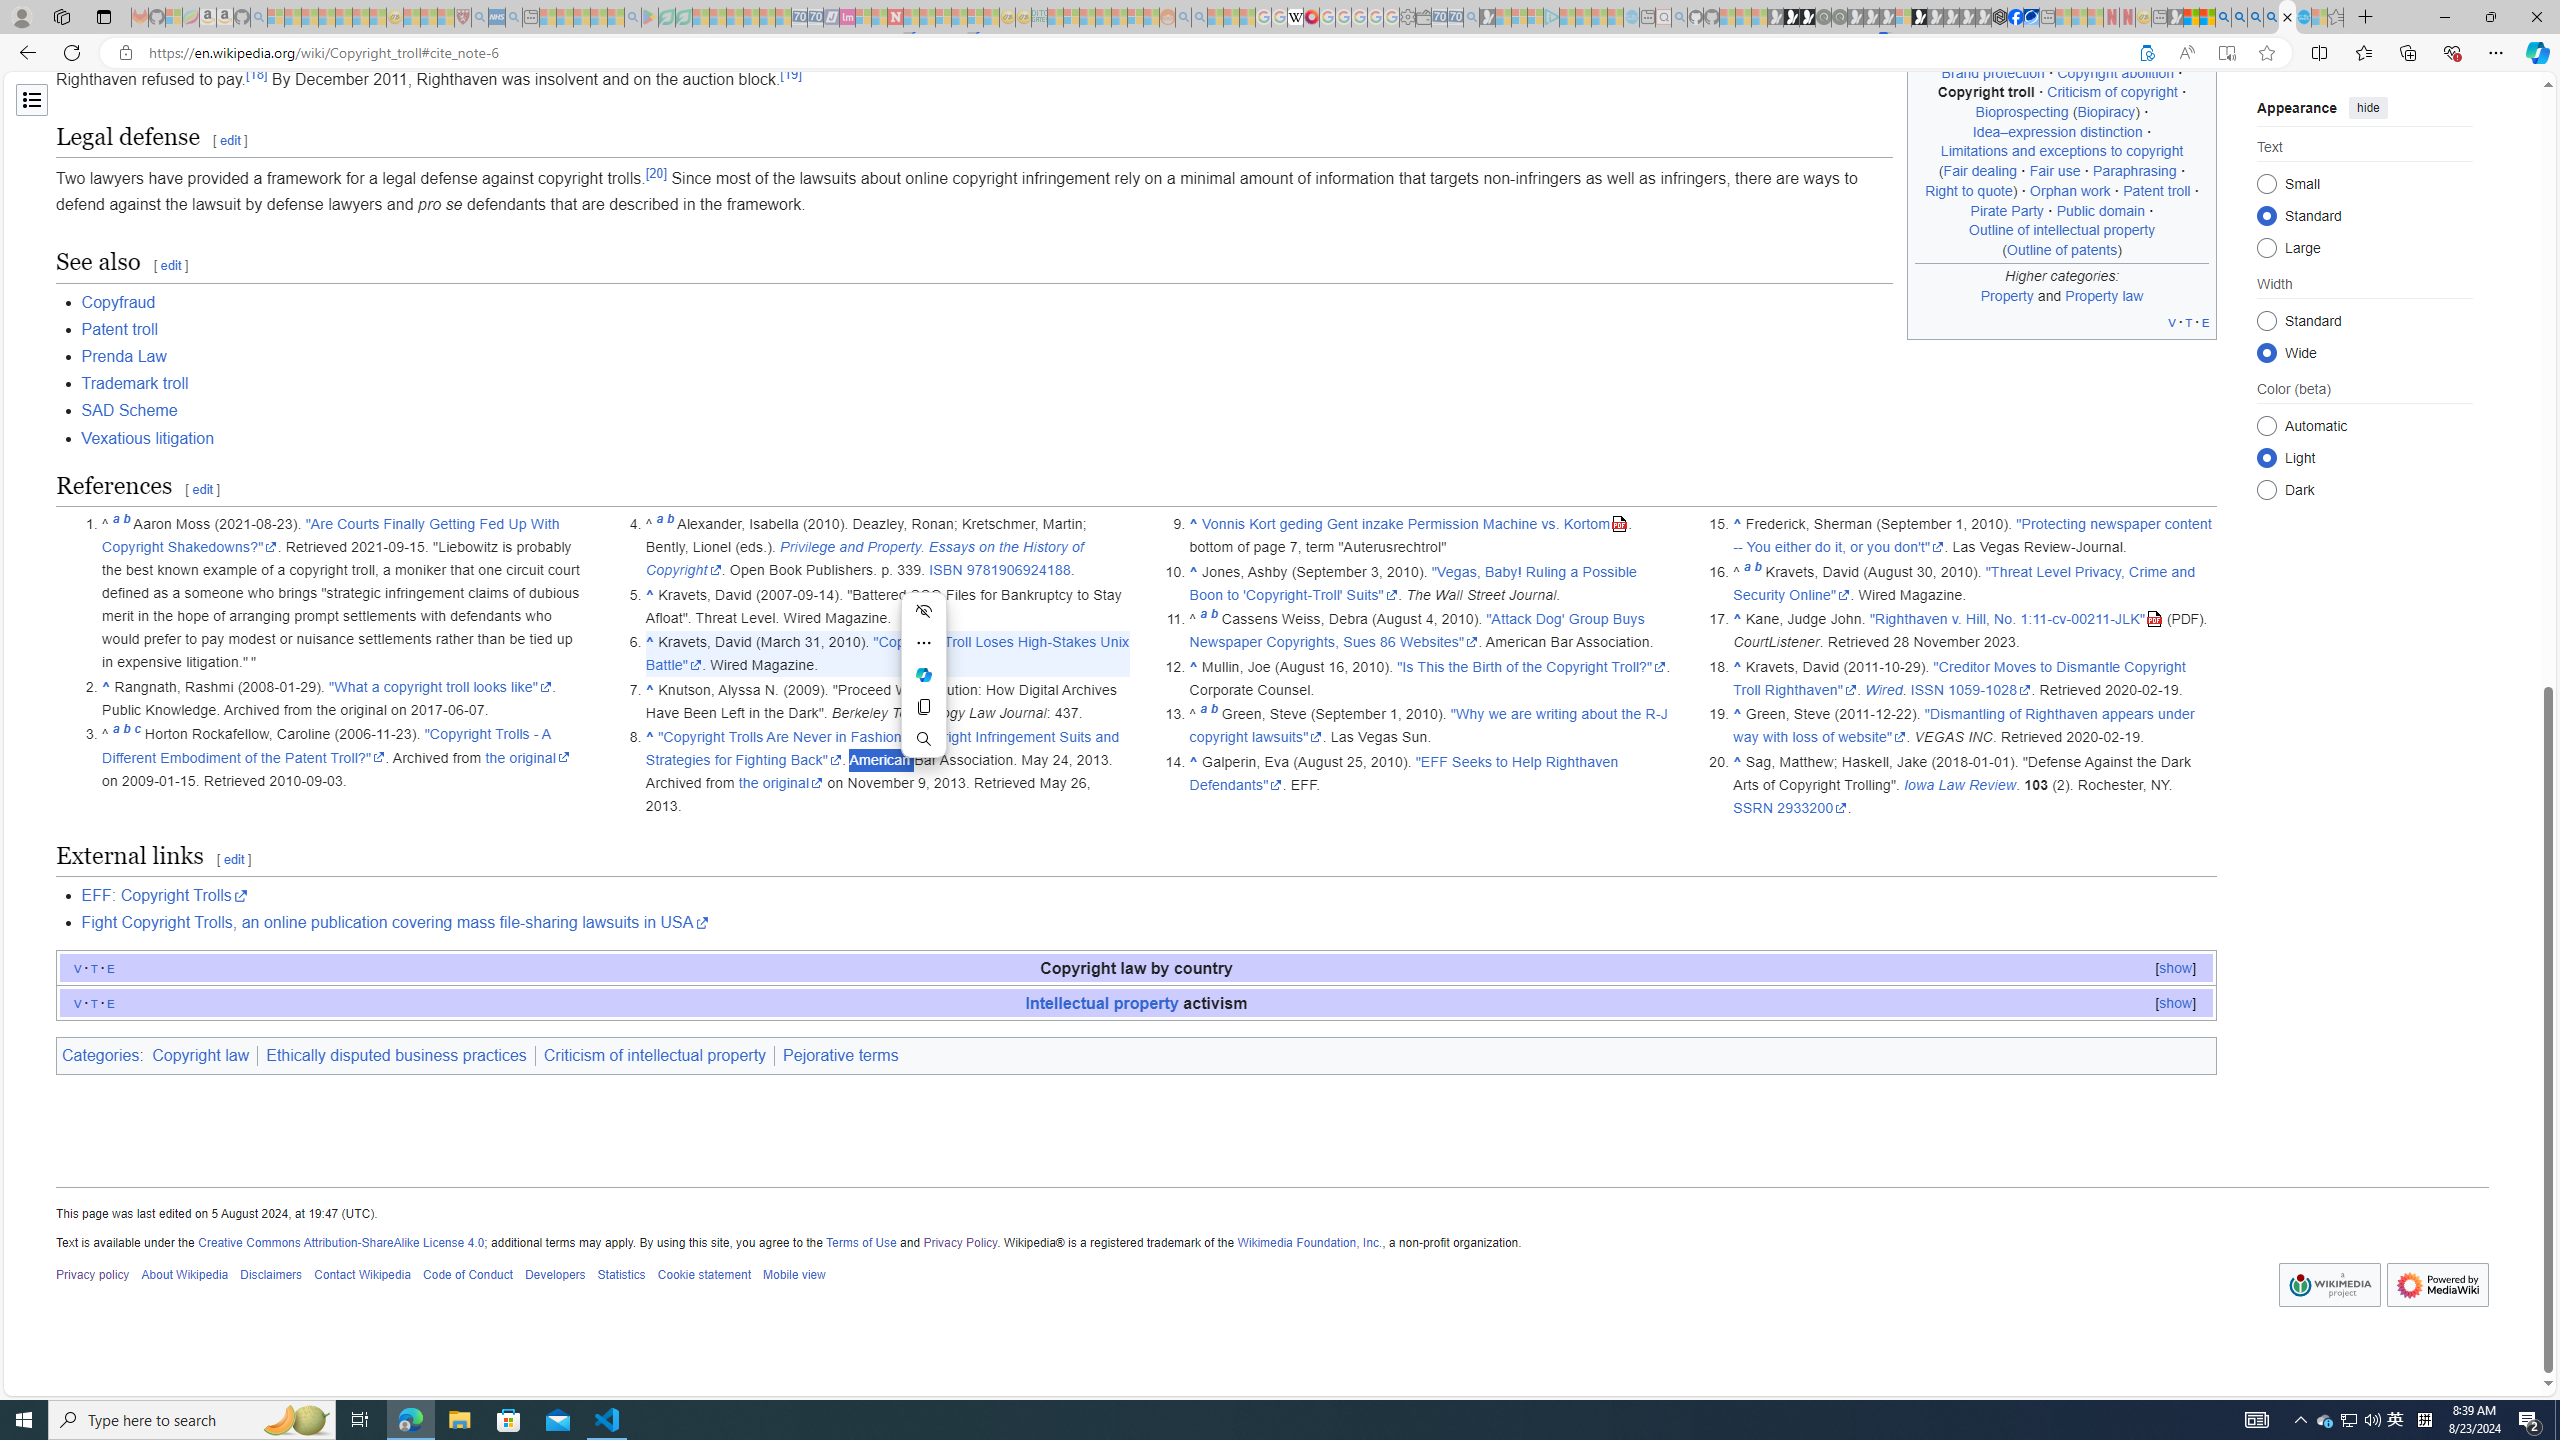 This screenshot has width=2560, height=1440. I want to click on 'Copy', so click(924, 706).